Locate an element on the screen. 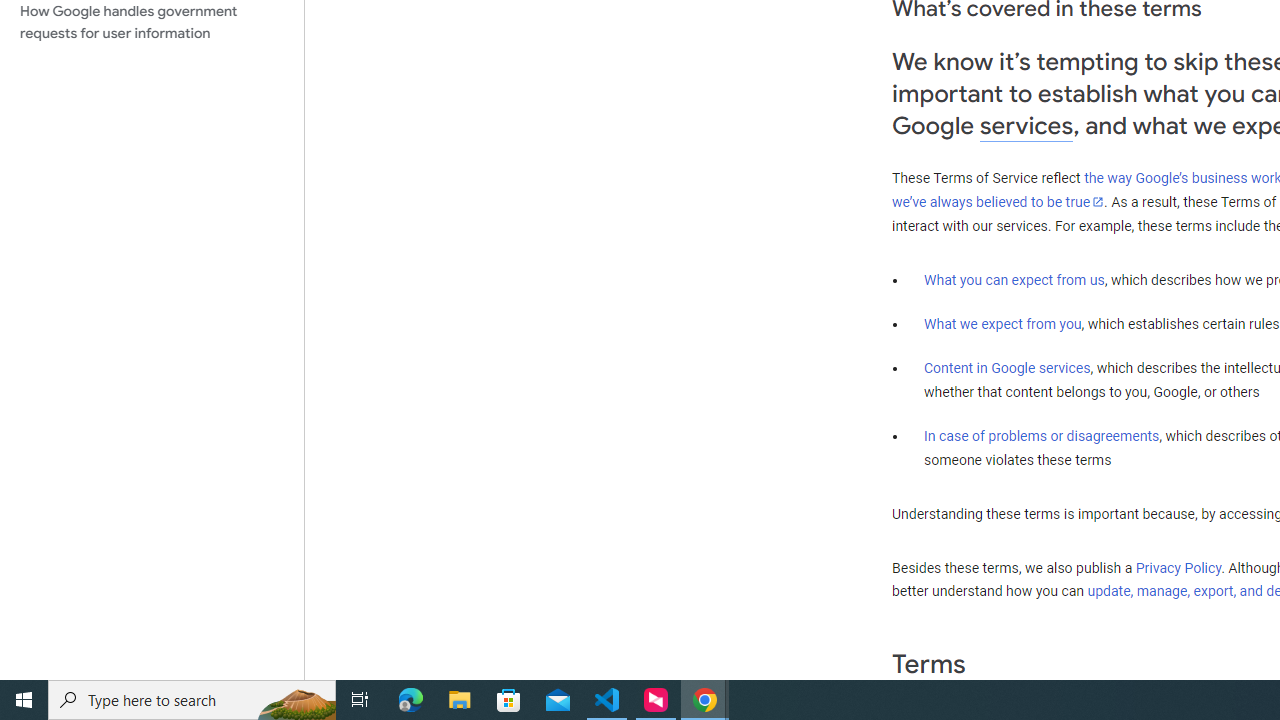 The image size is (1280, 720). 'services' is located at coordinates (1026, 125).